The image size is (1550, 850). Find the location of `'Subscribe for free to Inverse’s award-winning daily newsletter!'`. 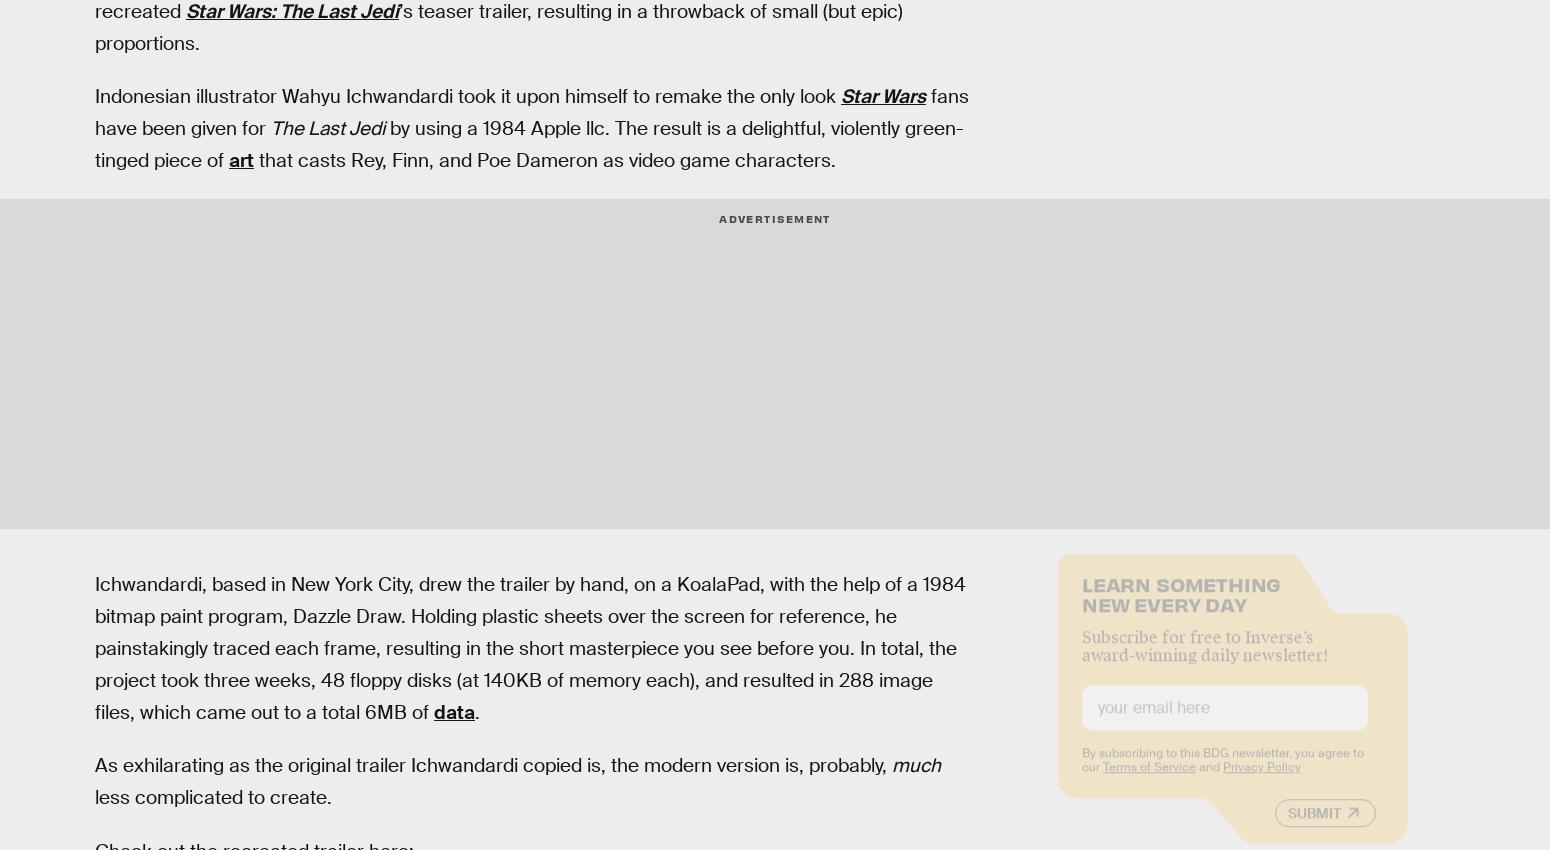

'Subscribe for free to Inverse’s award-winning daily newsletter!' is located at coordinates (1204, 661).